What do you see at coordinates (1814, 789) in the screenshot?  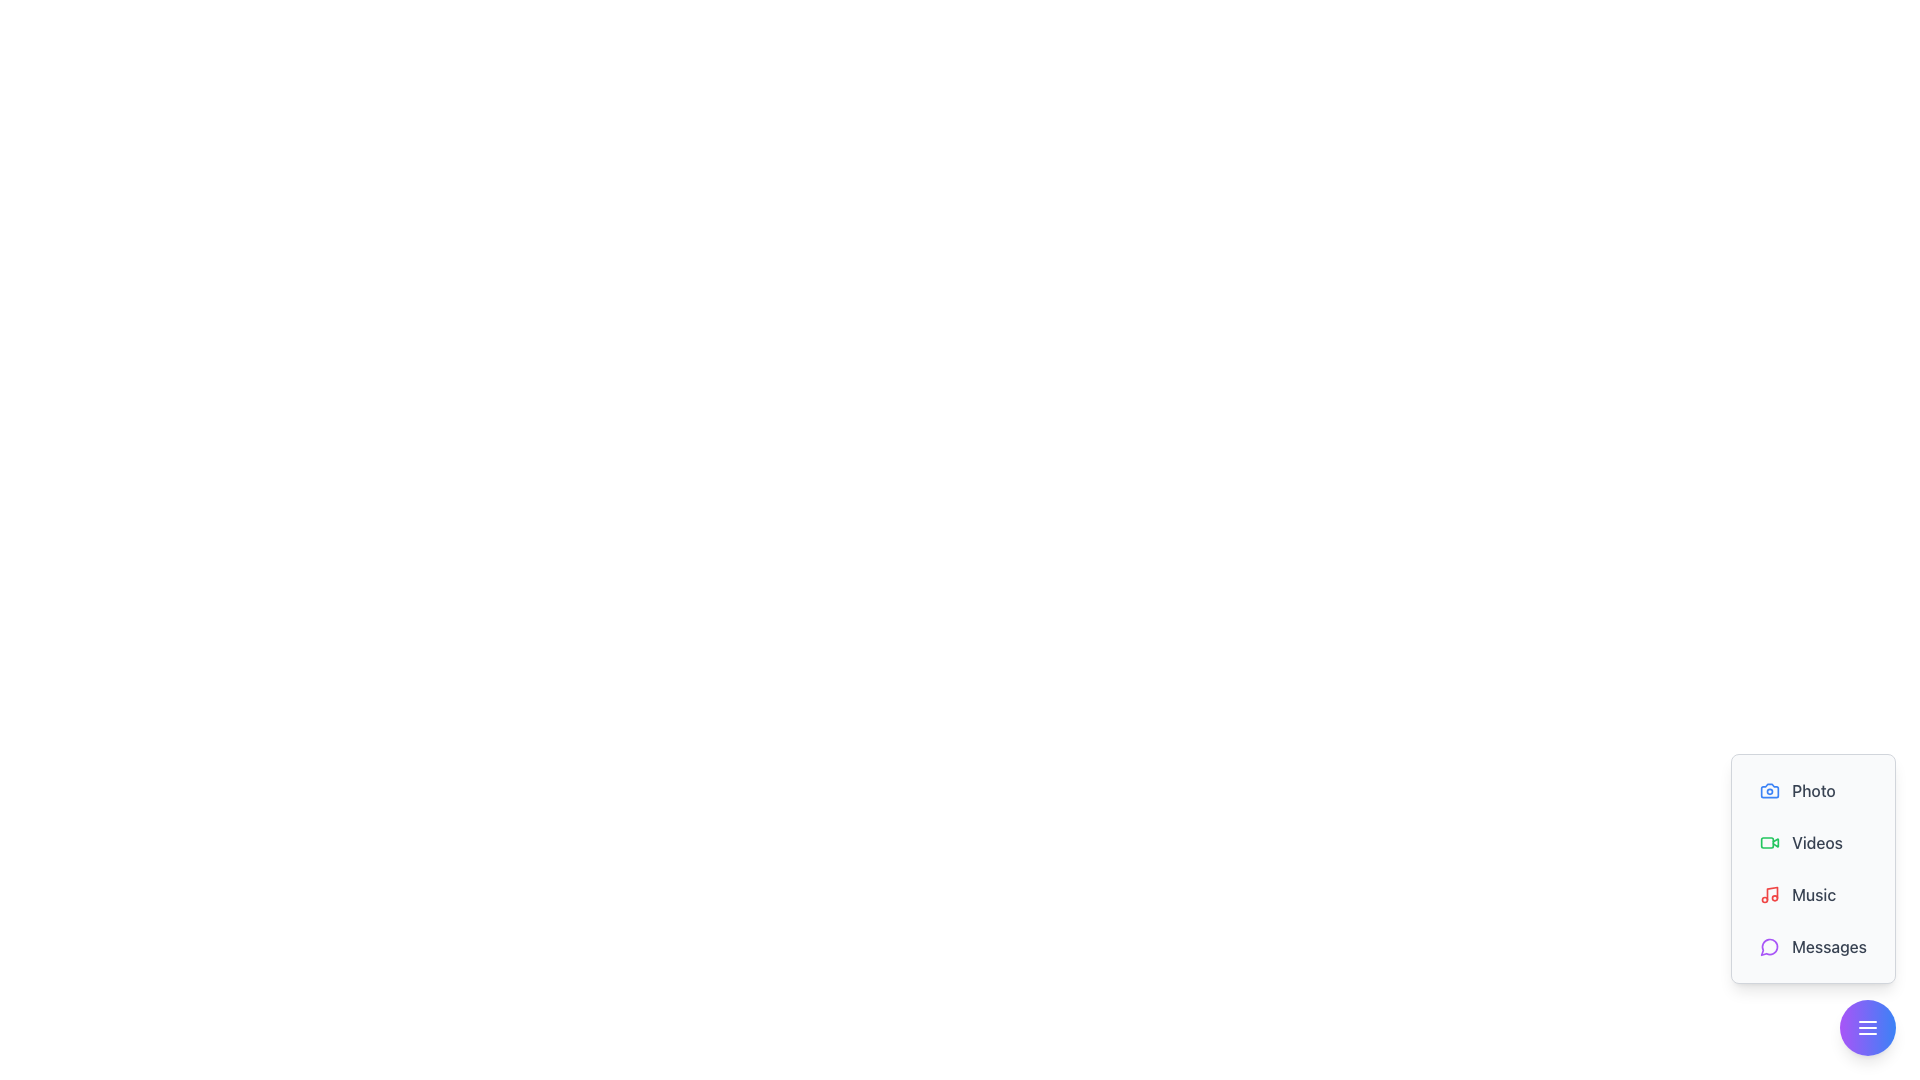 I see `text label indicating the 'Photo' menu option, which is positioned to the right of a blue camera icon and above the 'Videos' option` at bounding box center [1814, 789].